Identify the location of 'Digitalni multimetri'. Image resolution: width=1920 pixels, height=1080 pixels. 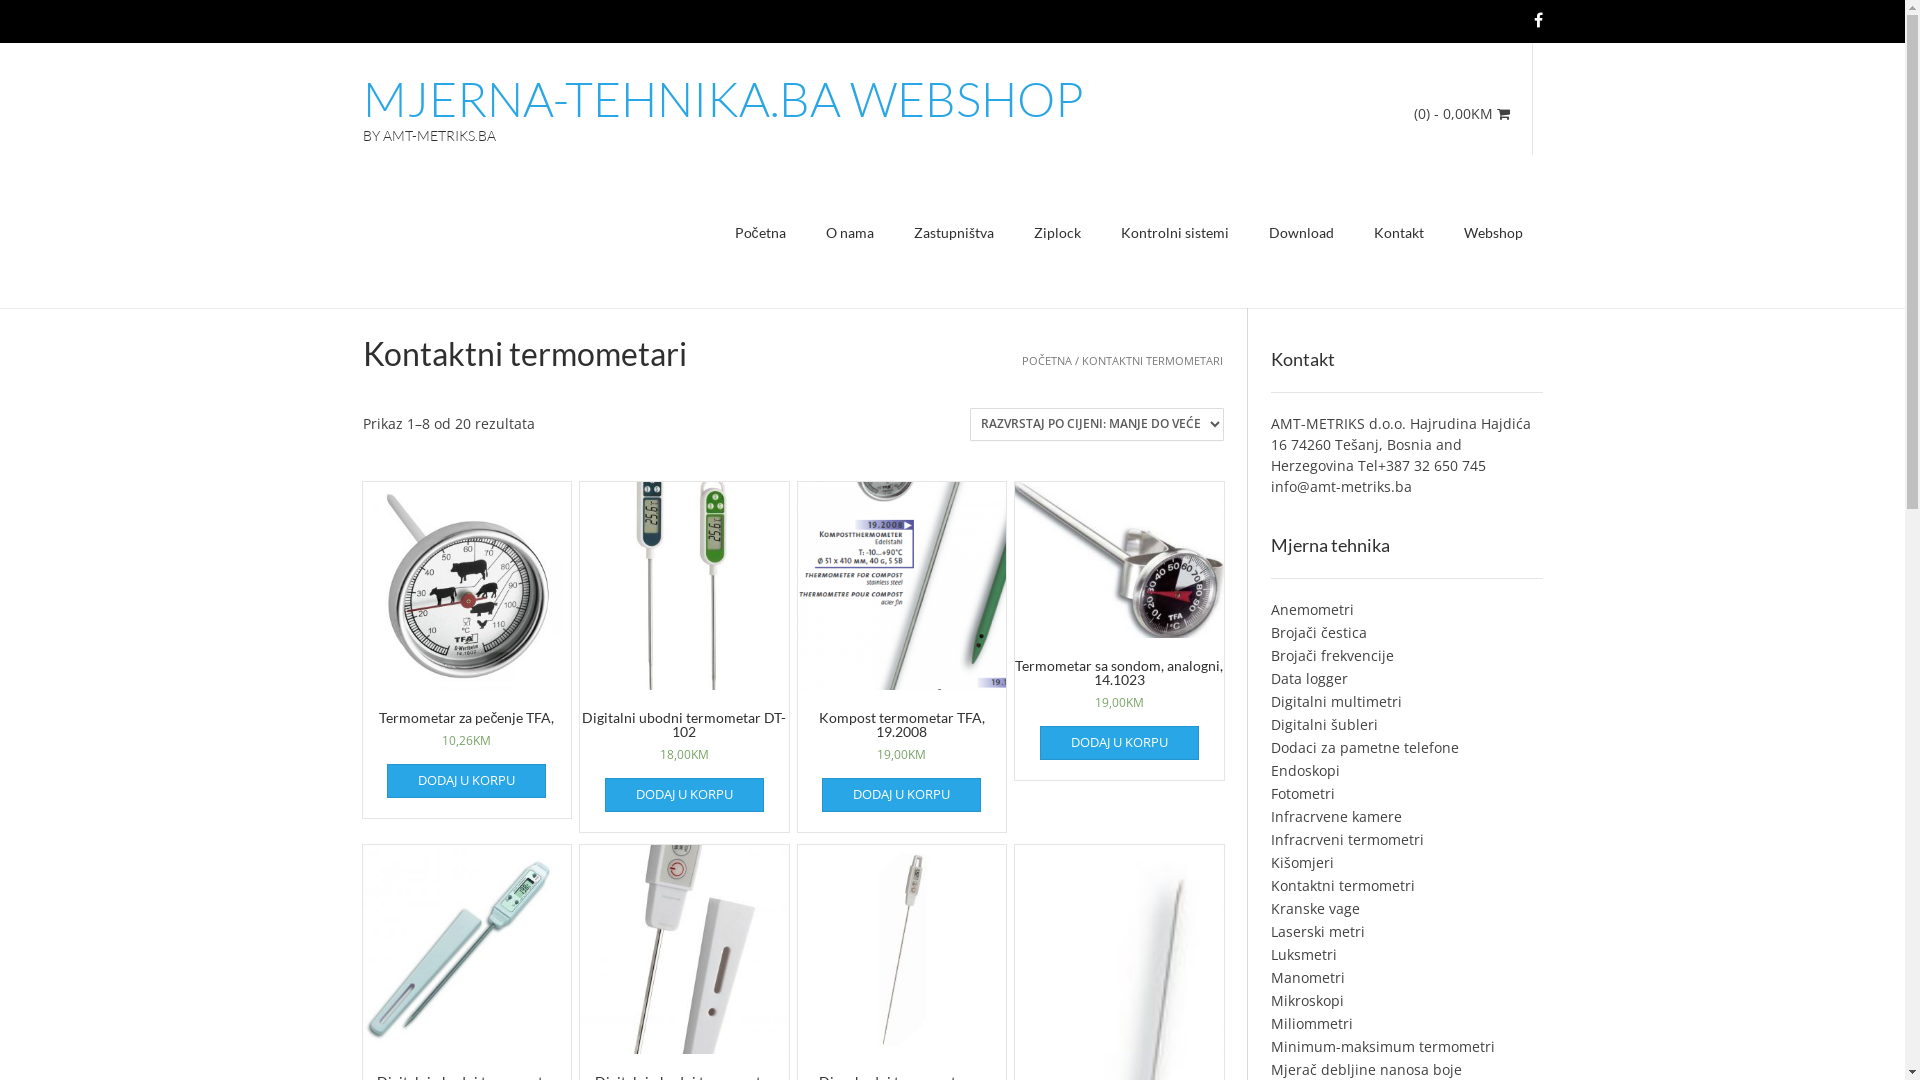
(1336, 700).